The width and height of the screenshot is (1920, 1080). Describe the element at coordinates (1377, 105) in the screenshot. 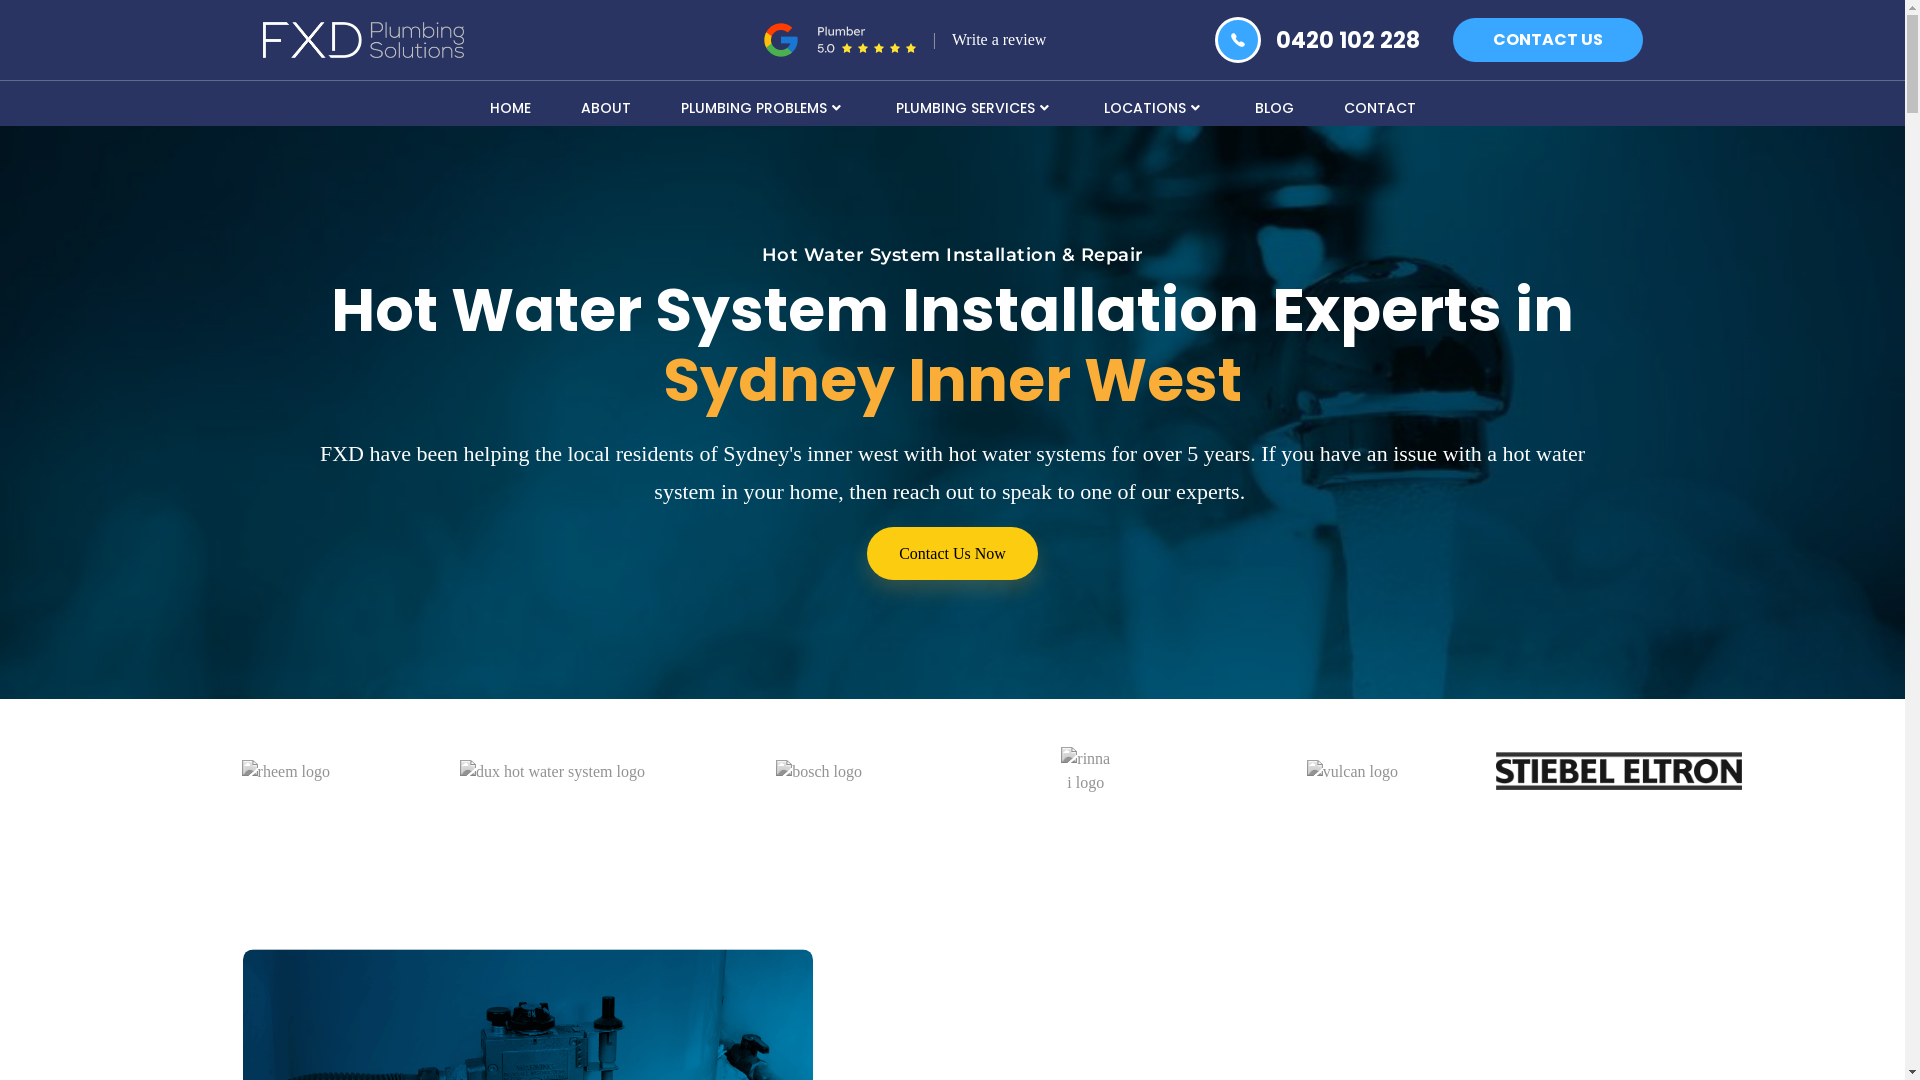

I see `'CONTACT'` at that location.